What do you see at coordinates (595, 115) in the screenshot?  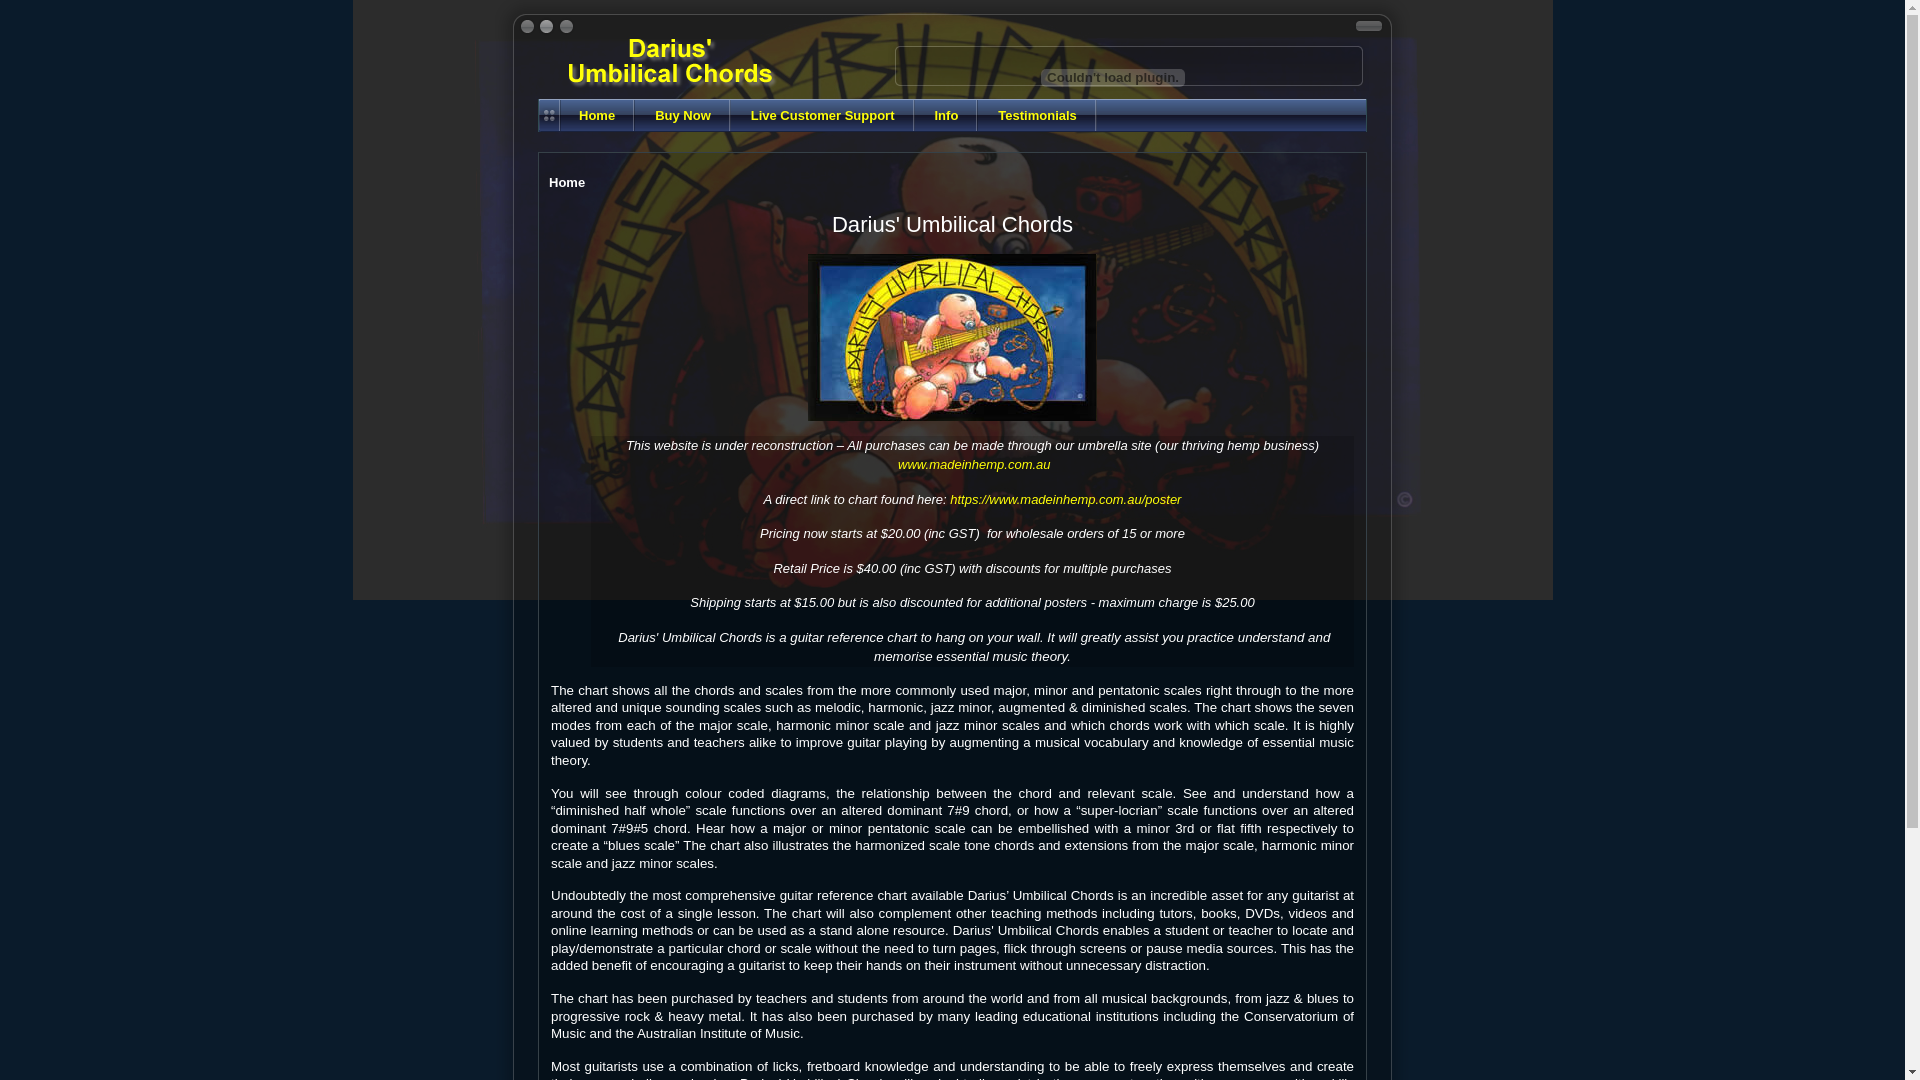 I see `'Home'` at bounding box center [595, 115].